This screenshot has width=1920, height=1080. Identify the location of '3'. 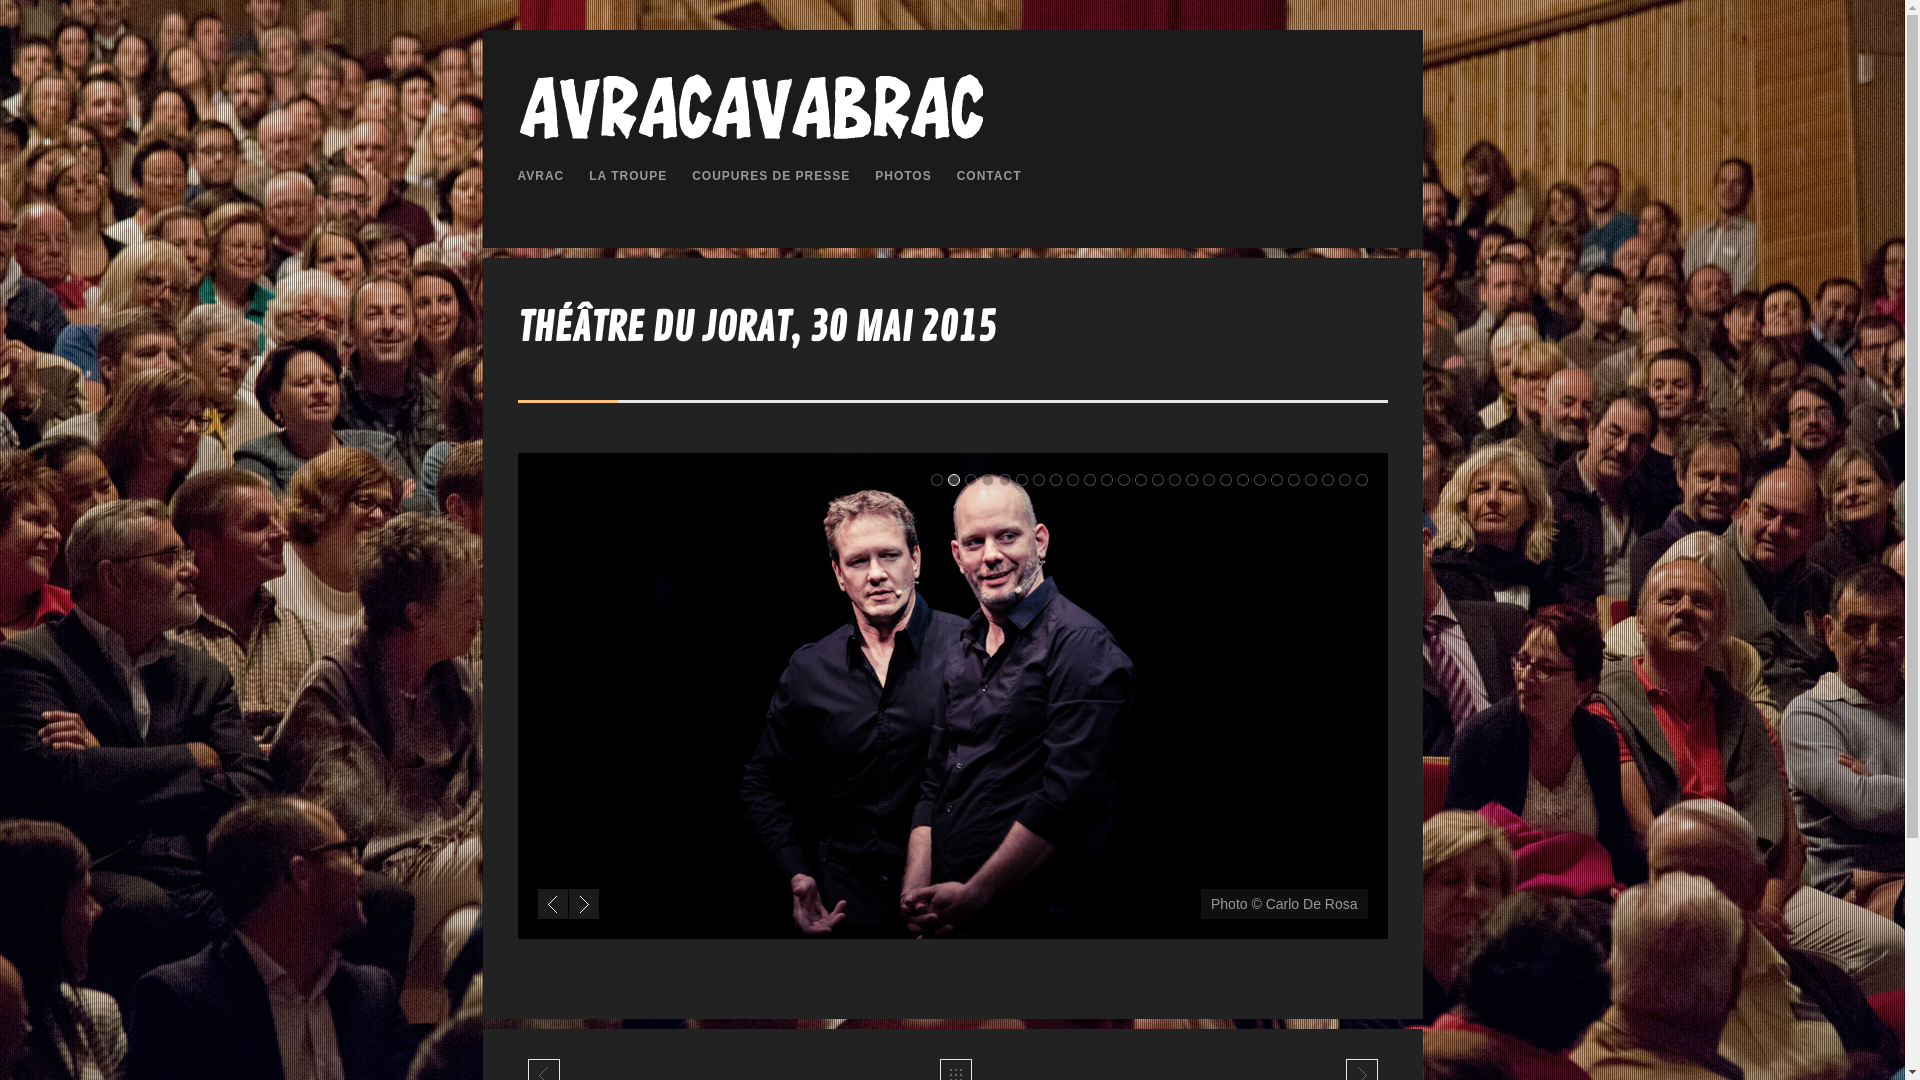
(969, 479).